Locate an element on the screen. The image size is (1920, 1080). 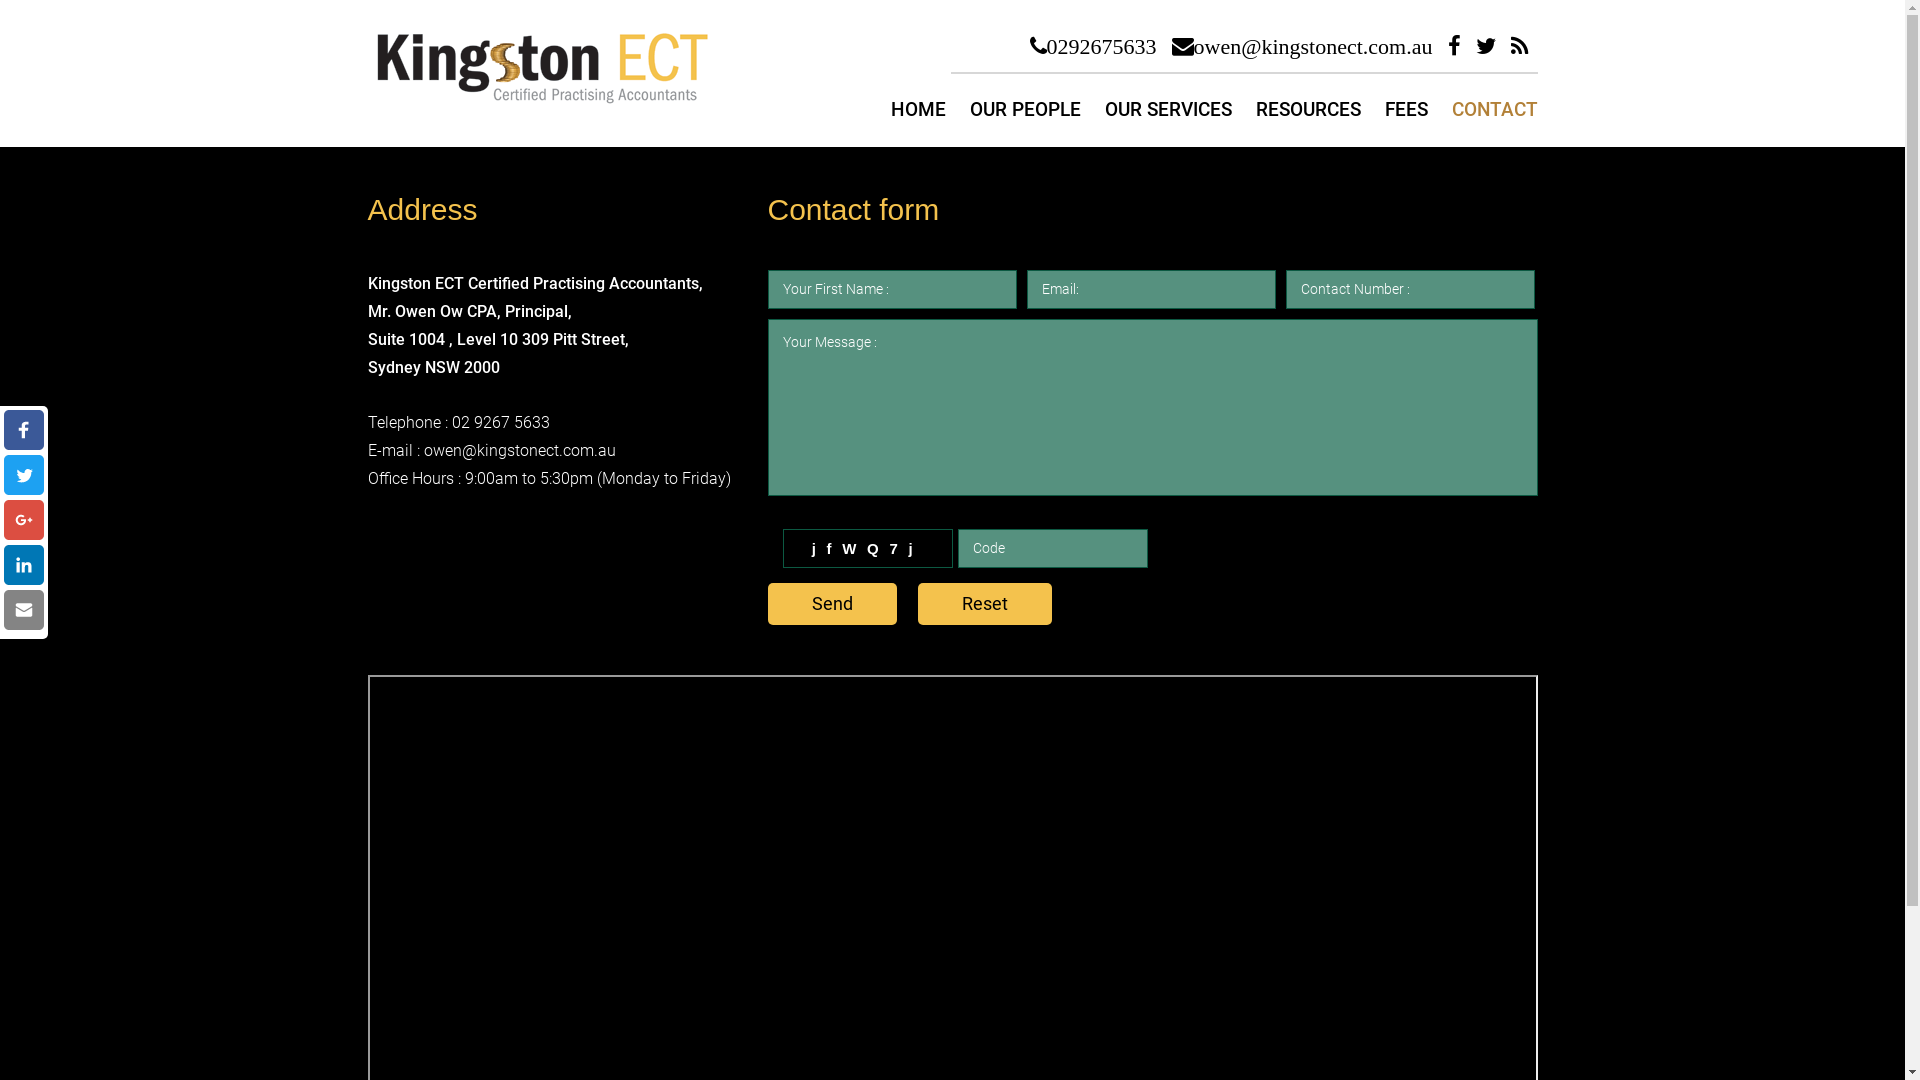
'OUR PEOPLE' is located at coordinates (1025, 109).